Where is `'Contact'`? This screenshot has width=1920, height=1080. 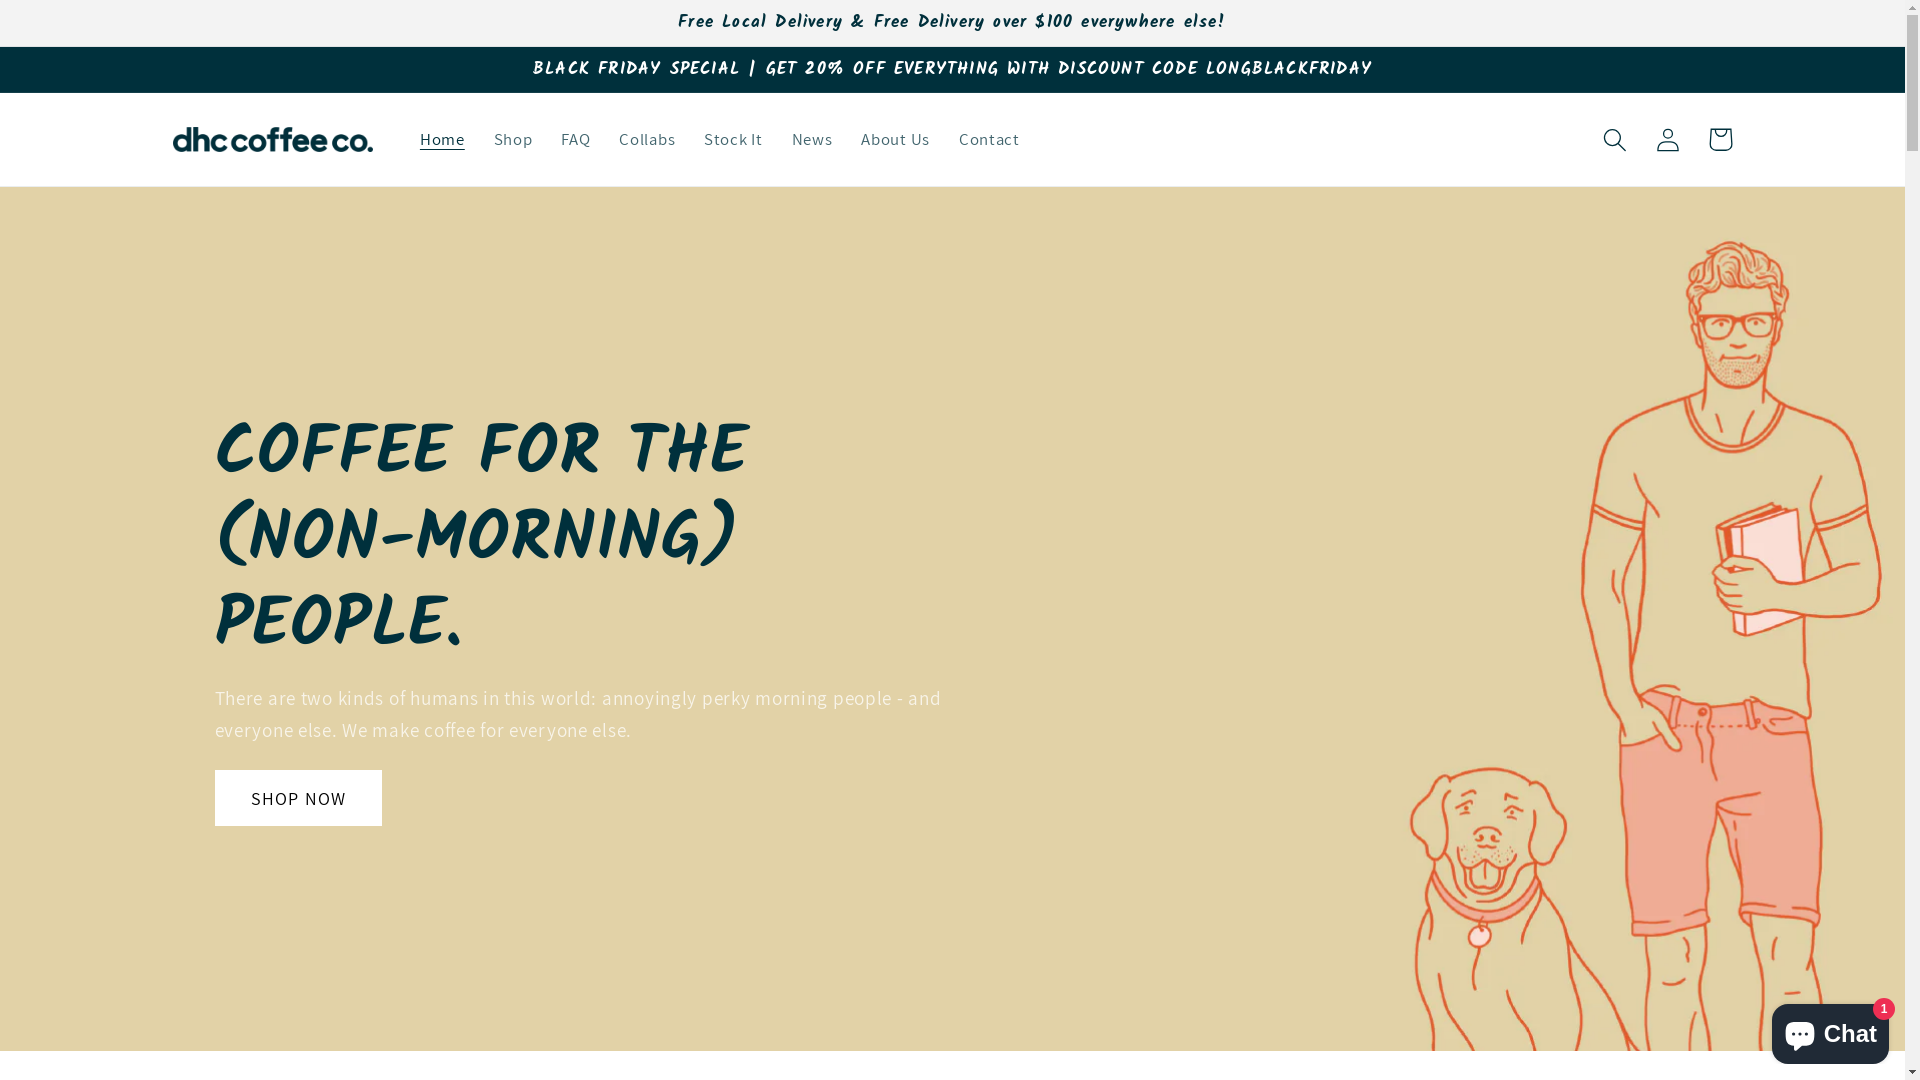 'Contact' is located at coordinates (988, 138).